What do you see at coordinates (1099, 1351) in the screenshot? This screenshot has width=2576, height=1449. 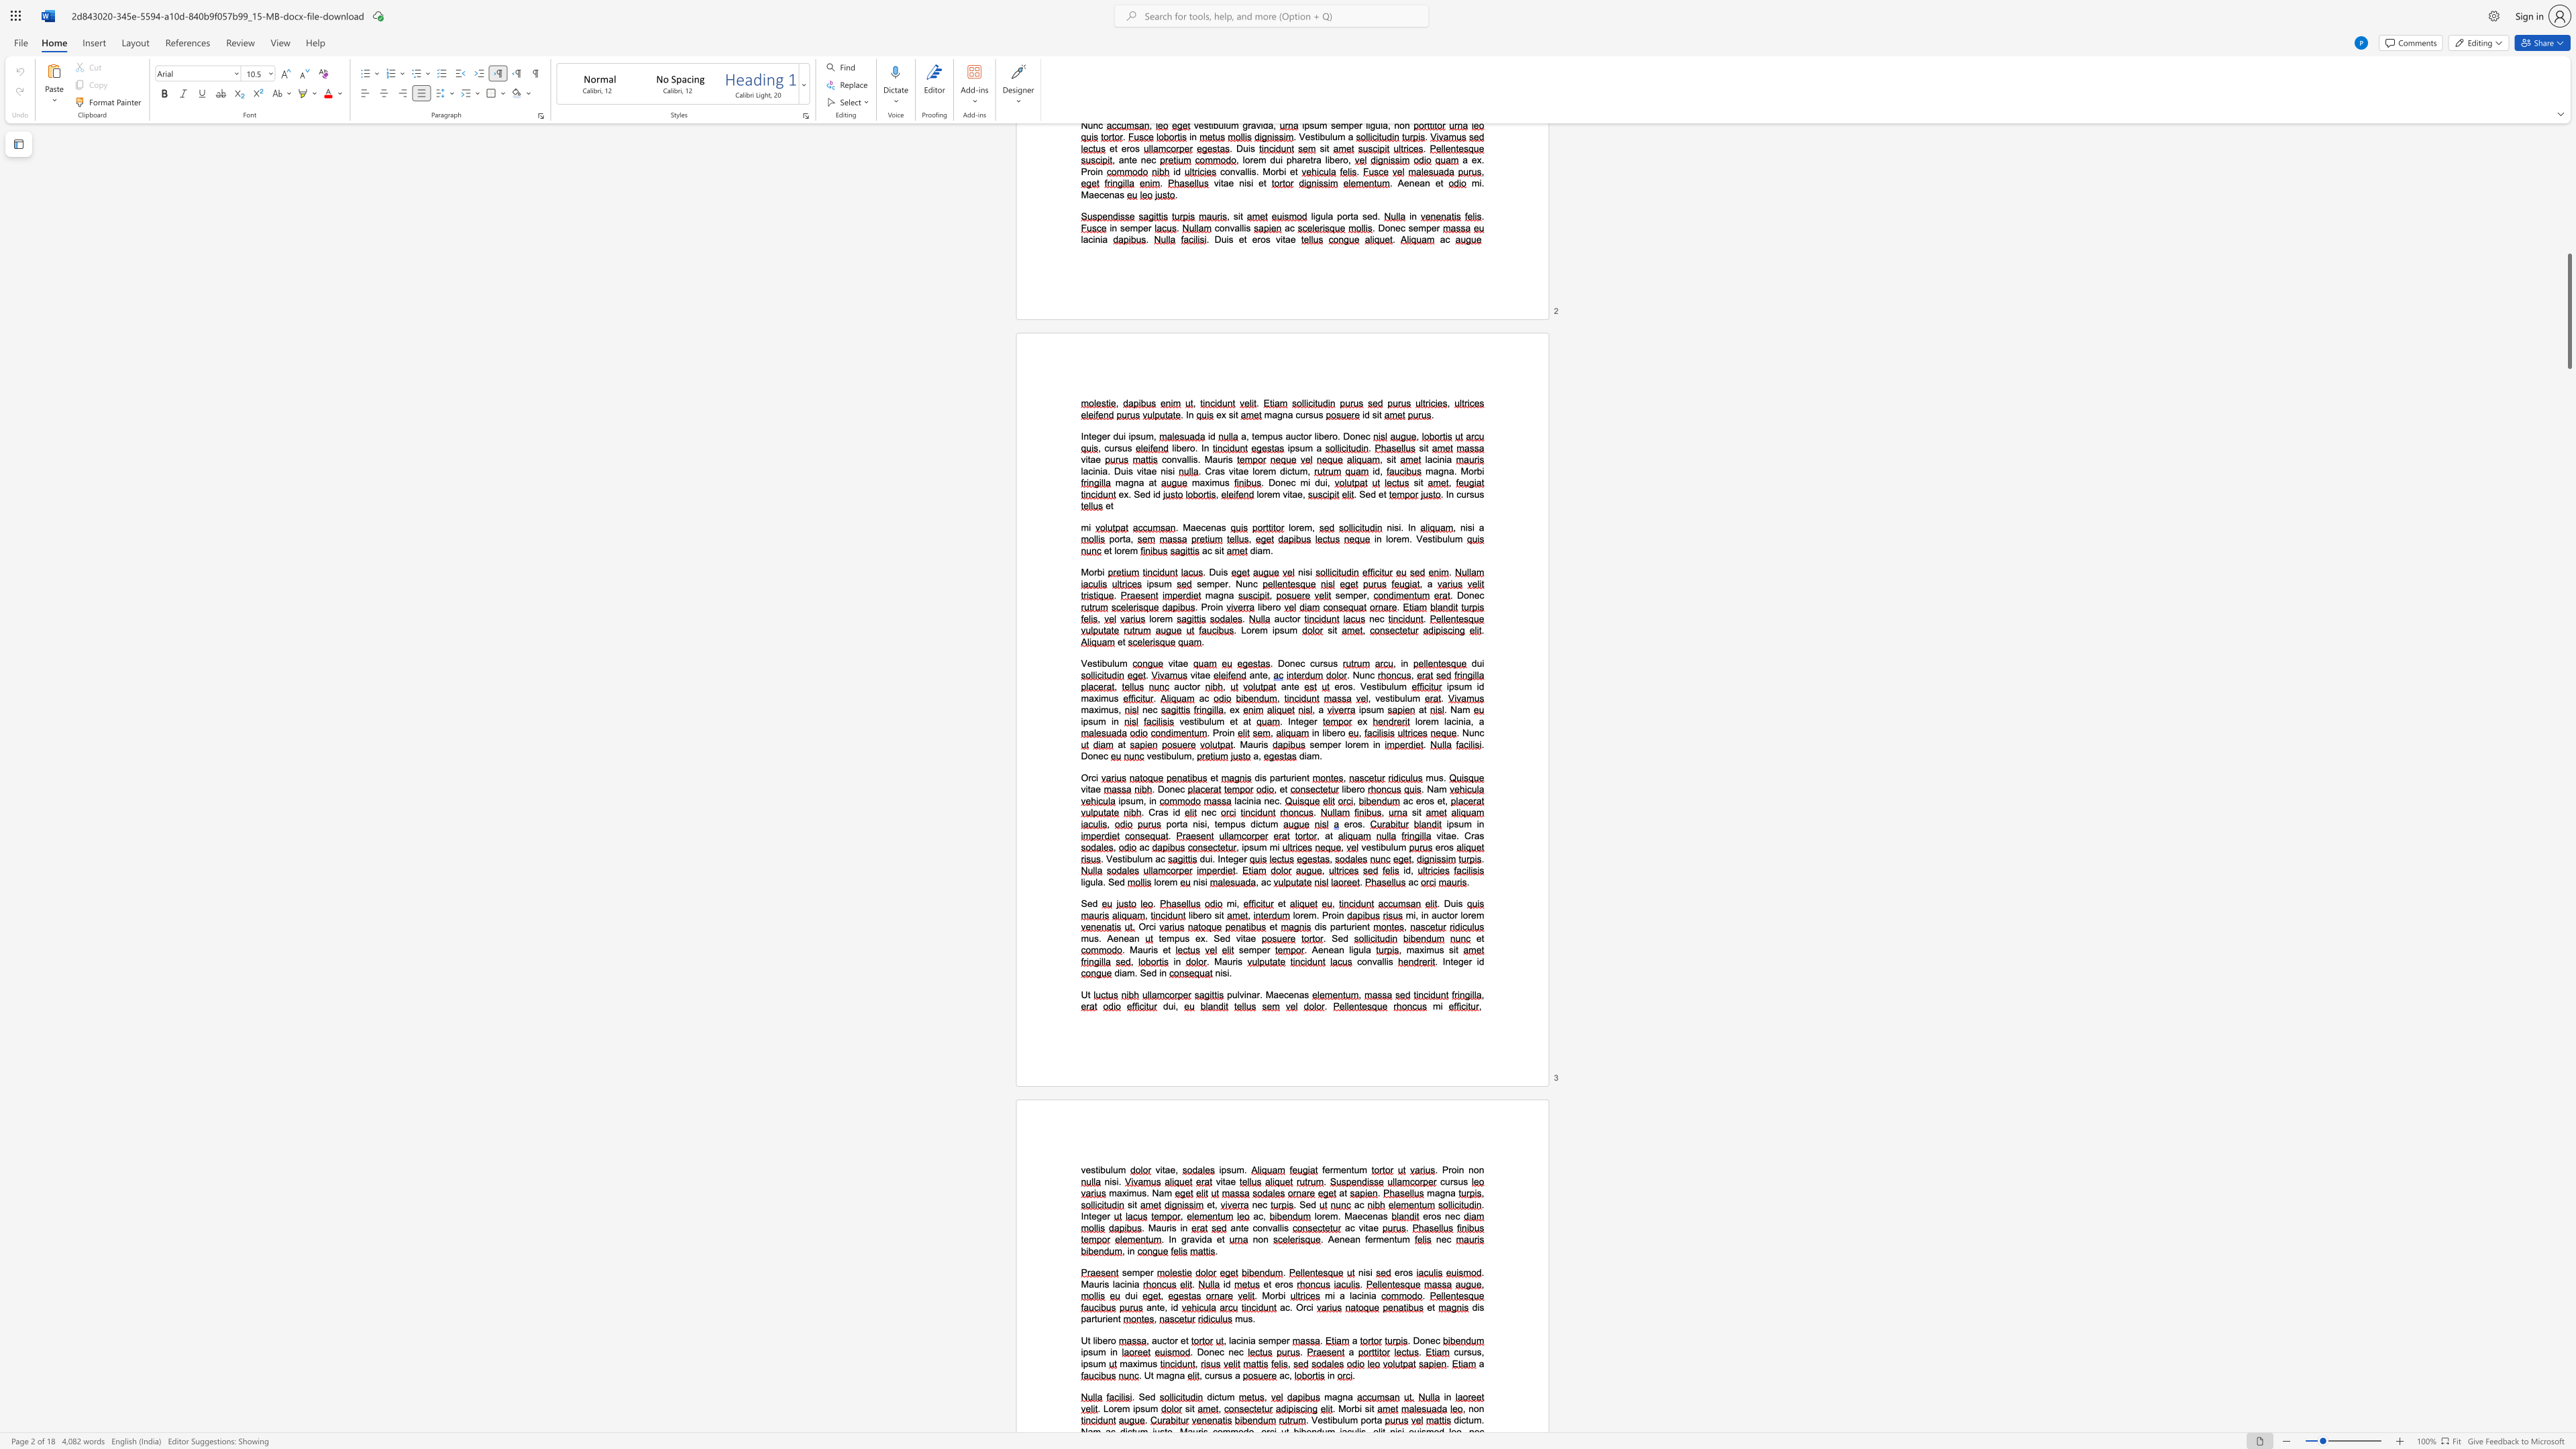 I see `the space between the continuous character "u" and "m" in the text` at bounding box center [1099, 1351].